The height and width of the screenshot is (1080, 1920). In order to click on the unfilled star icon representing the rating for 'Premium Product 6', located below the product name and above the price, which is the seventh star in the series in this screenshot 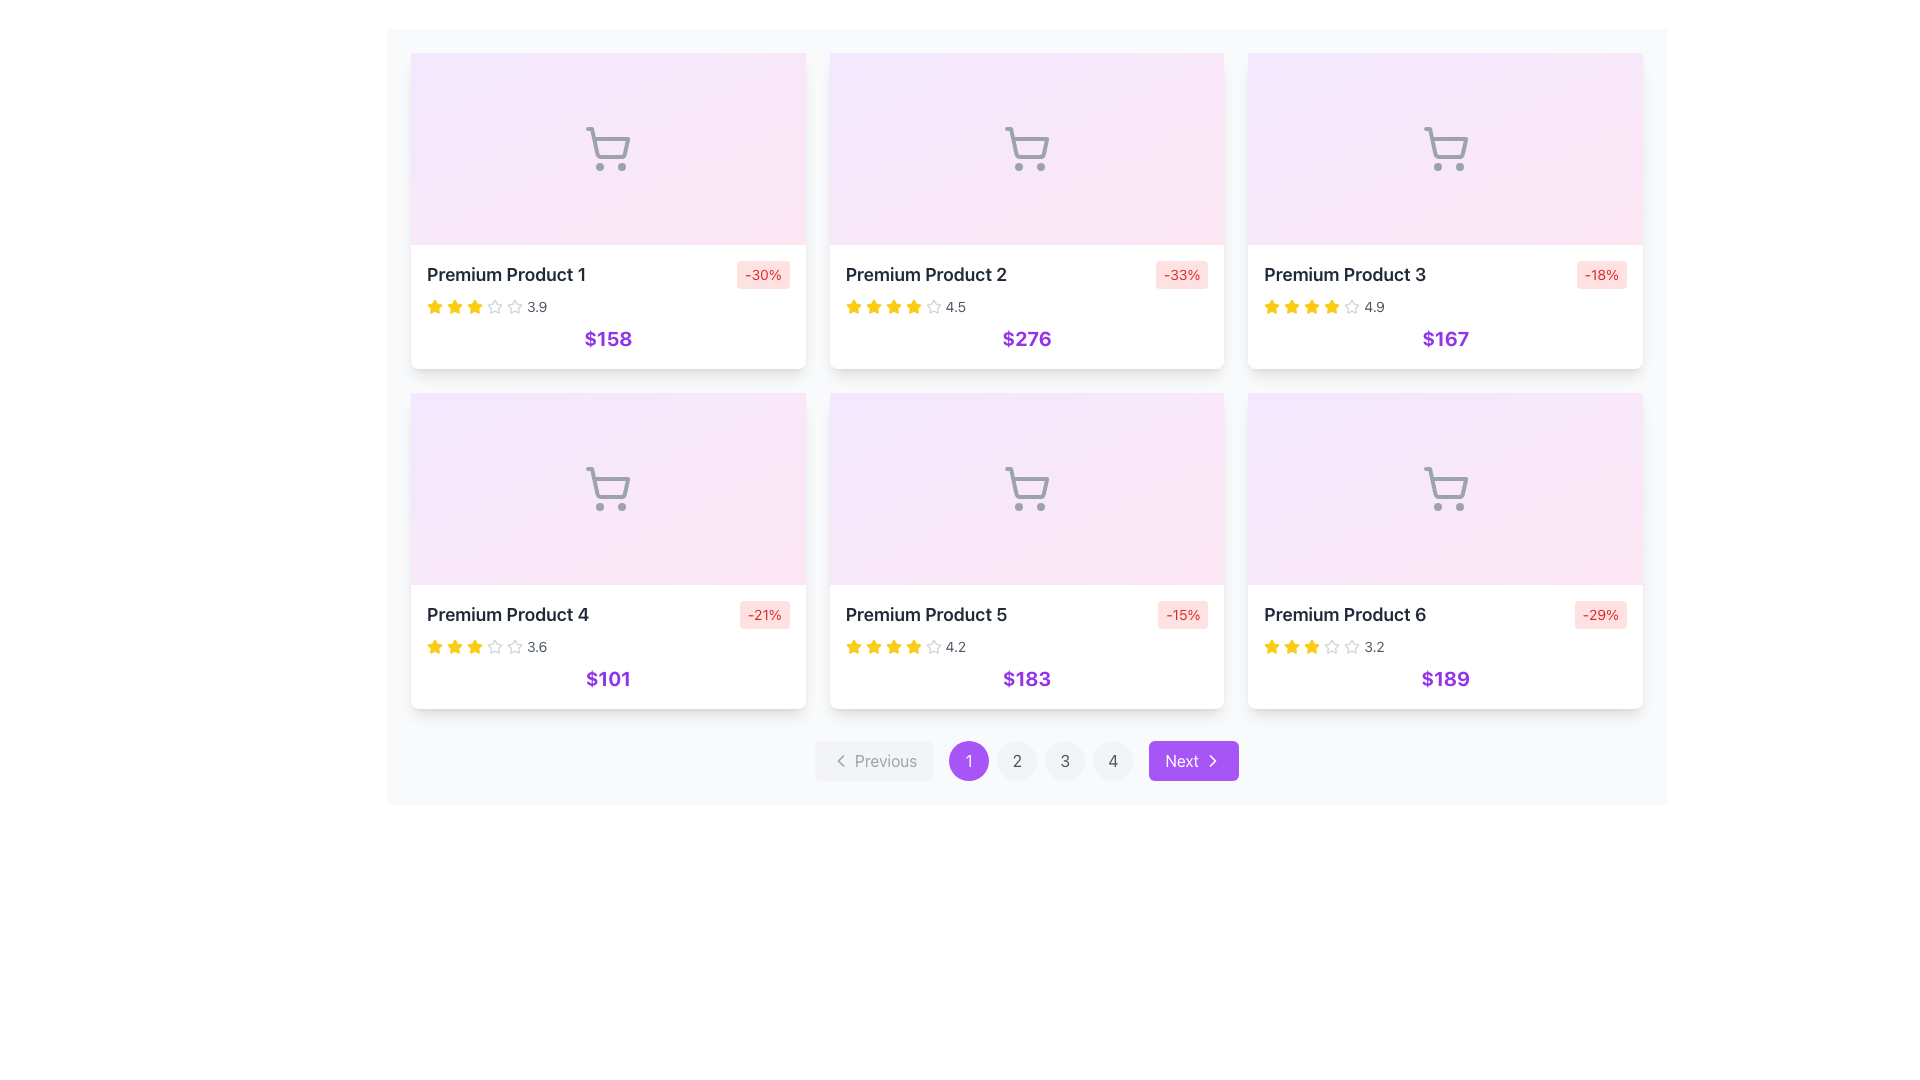, I will do `click(1352, 647)`.